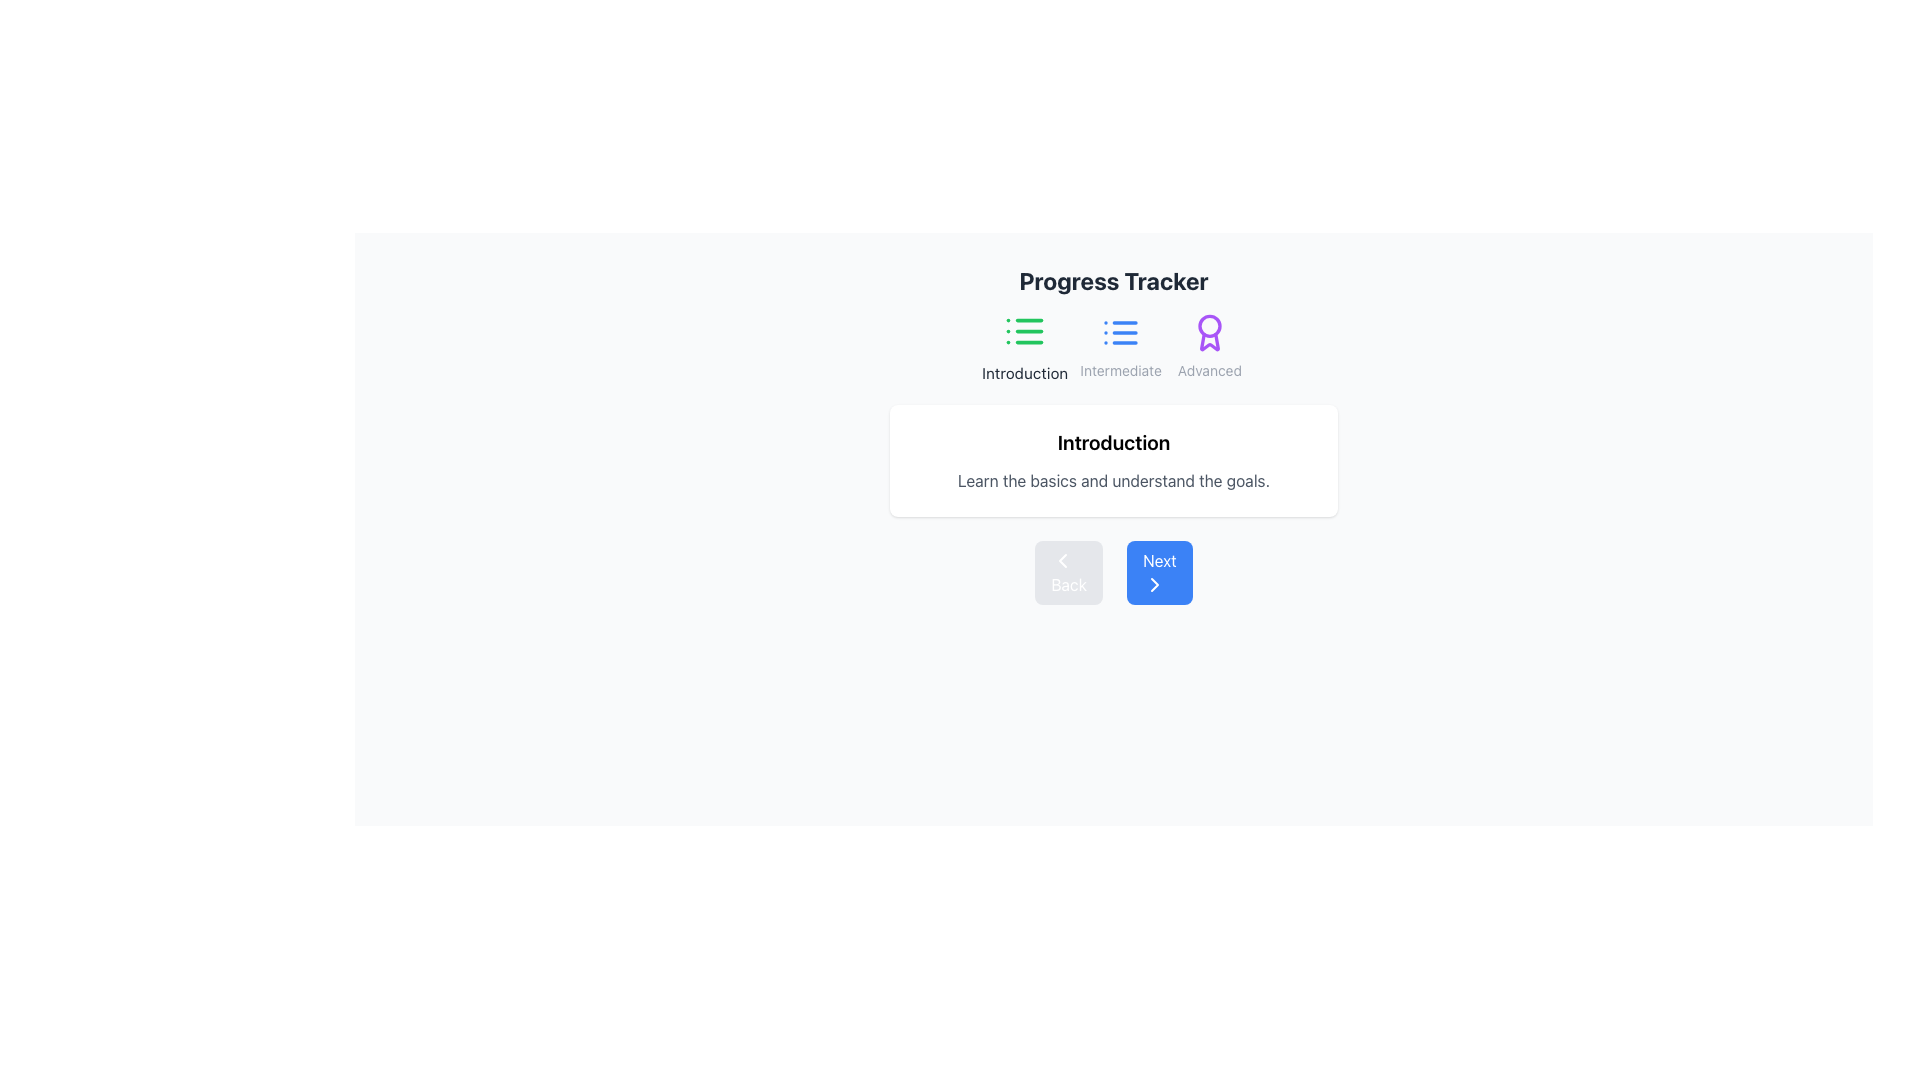  What do you see at coordinates (1159, 573) in the screenshot?
I see `the blue 'Next' button with rounded corners located at the bottom-right area of the content section` at bounding box center [1159, 573].